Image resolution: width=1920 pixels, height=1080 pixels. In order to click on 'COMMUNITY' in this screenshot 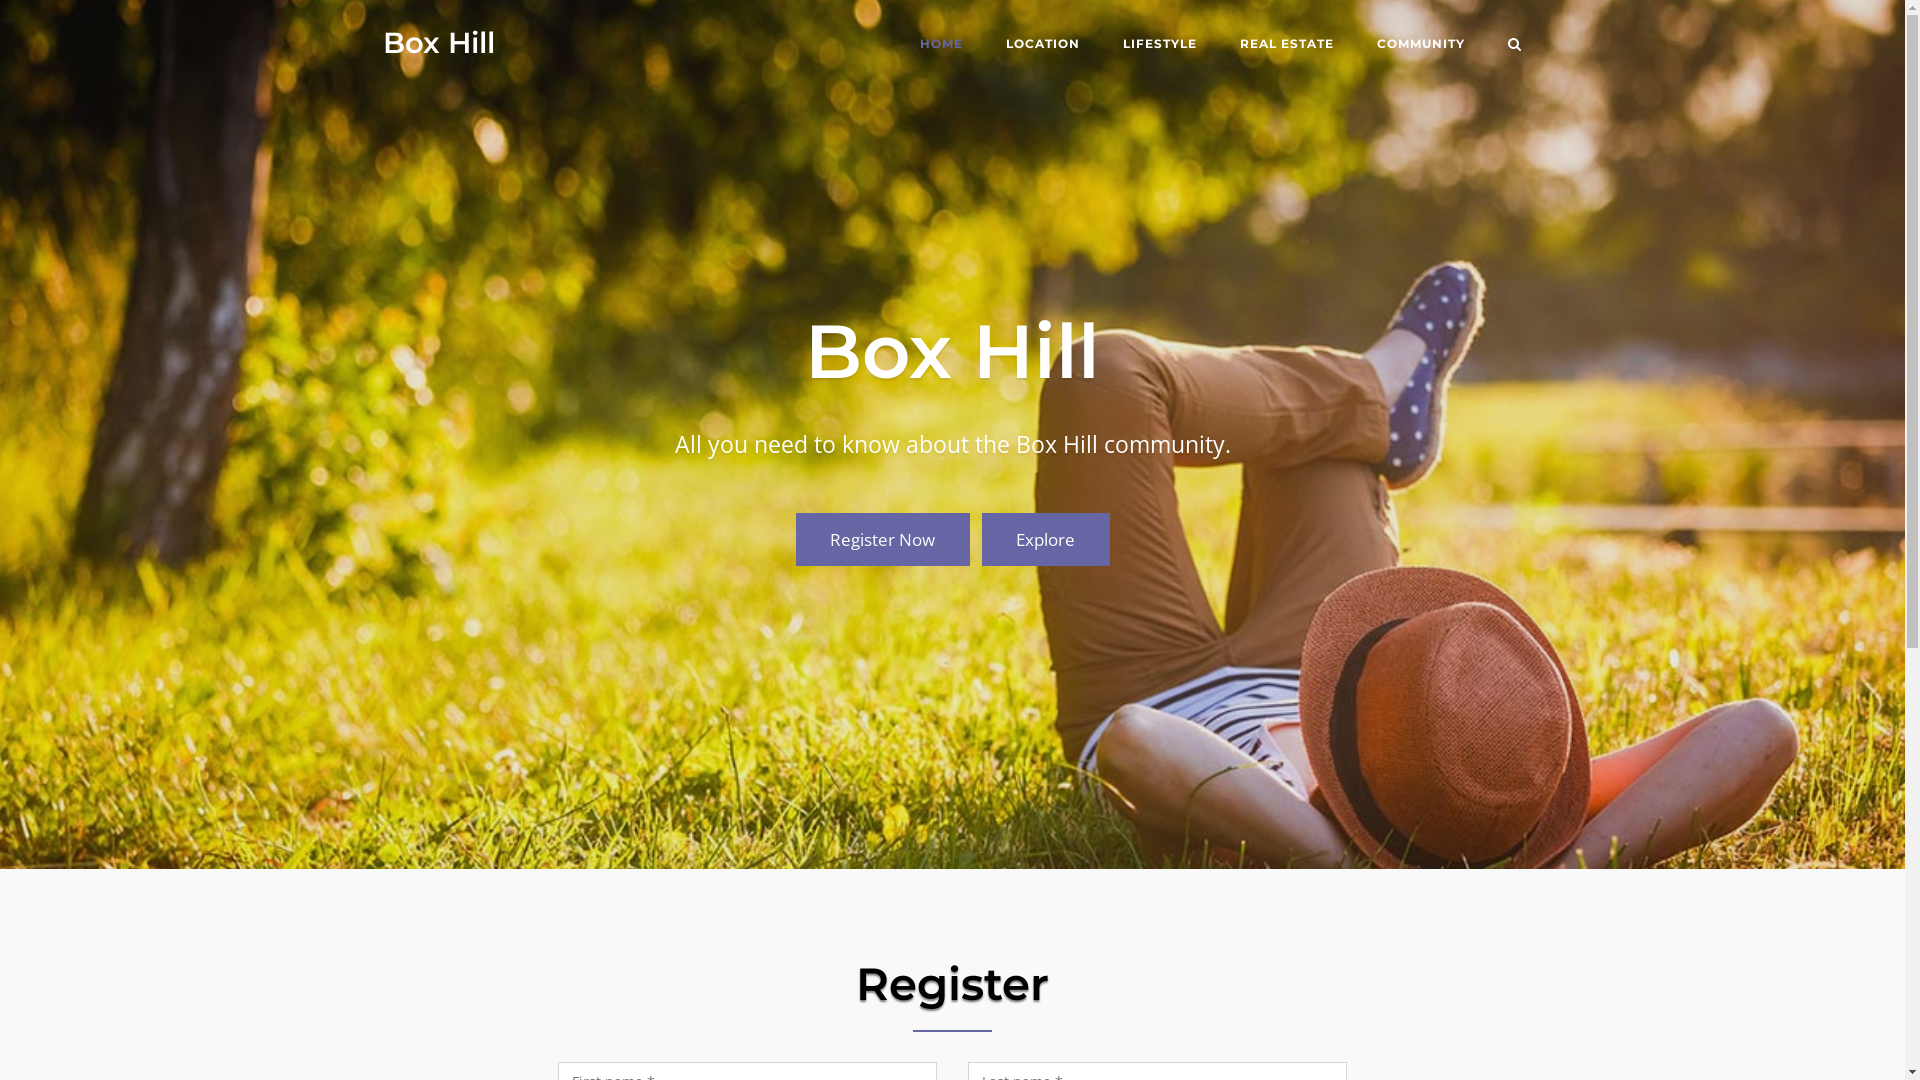, I will do `click(1419, 45)`.